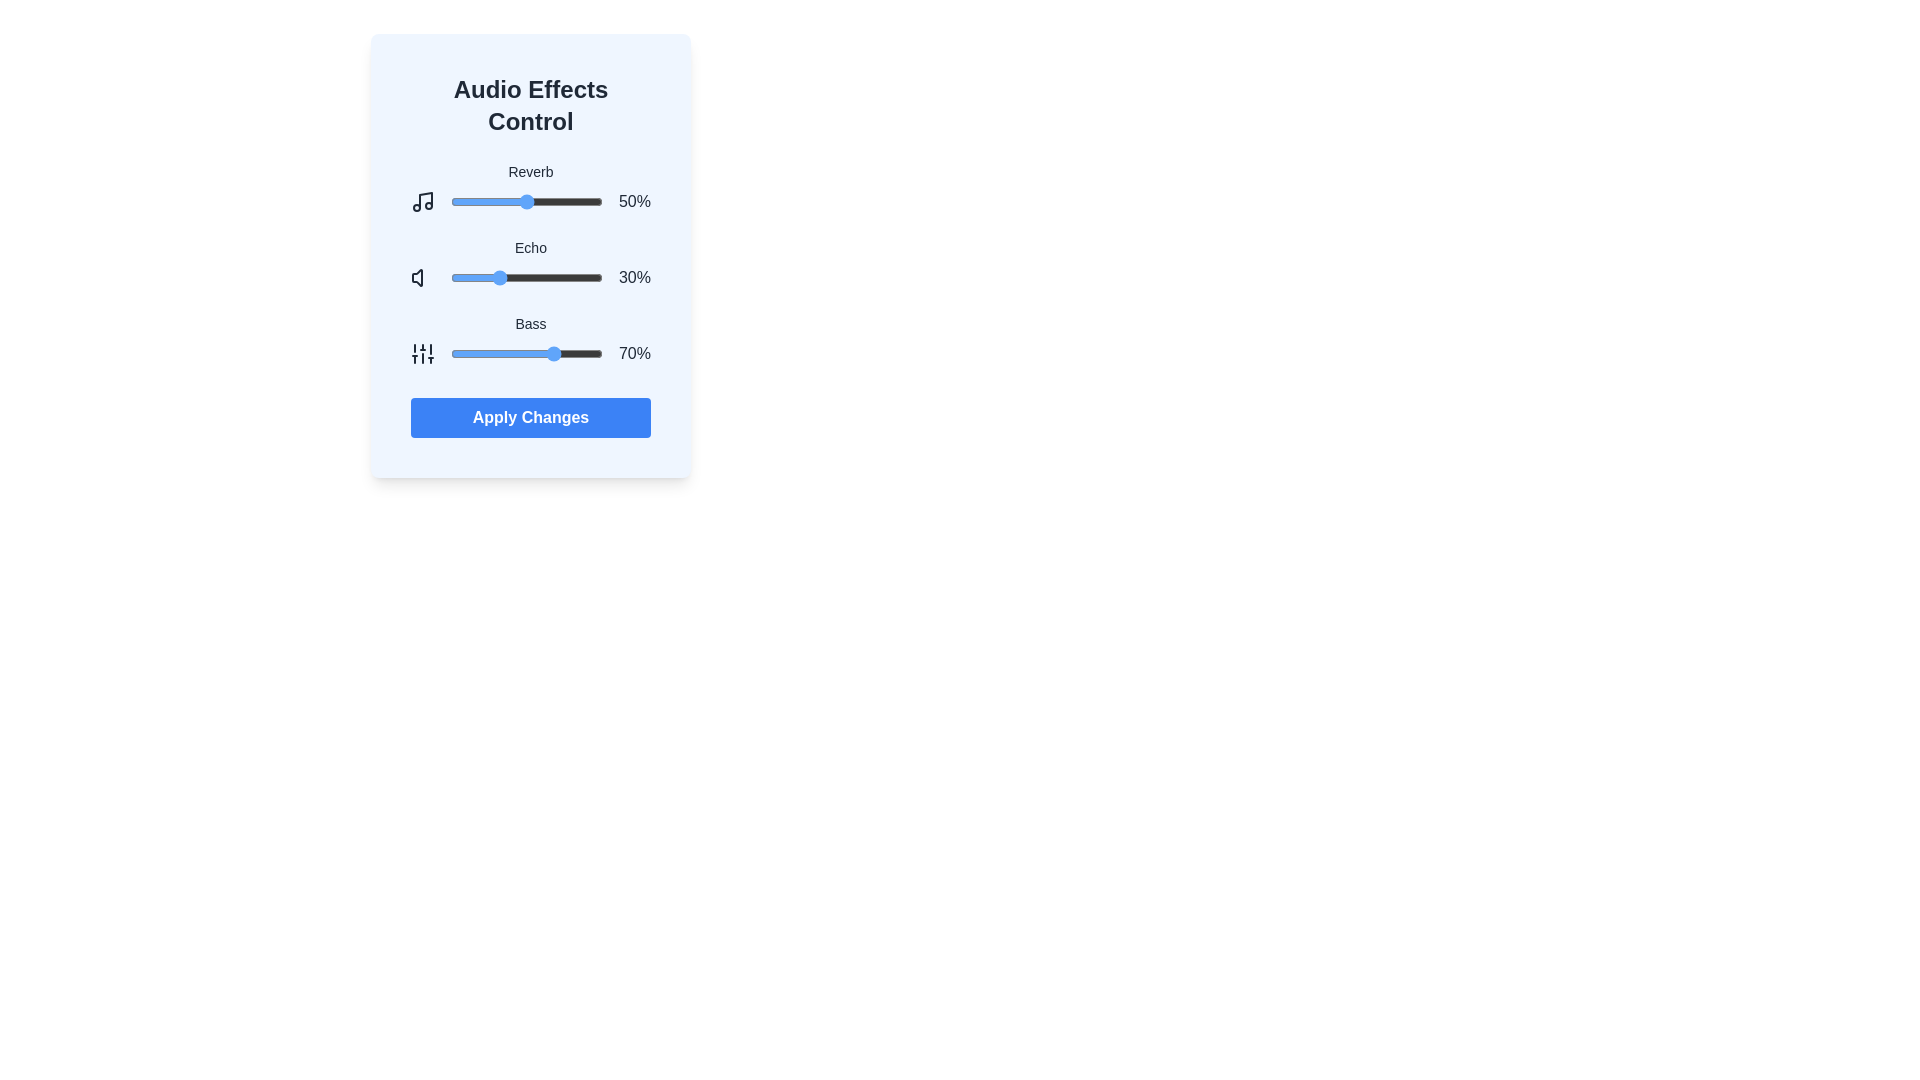 This screenshot has width=1920, height=1080. I want to click on the Echo level, so click(576, 277).